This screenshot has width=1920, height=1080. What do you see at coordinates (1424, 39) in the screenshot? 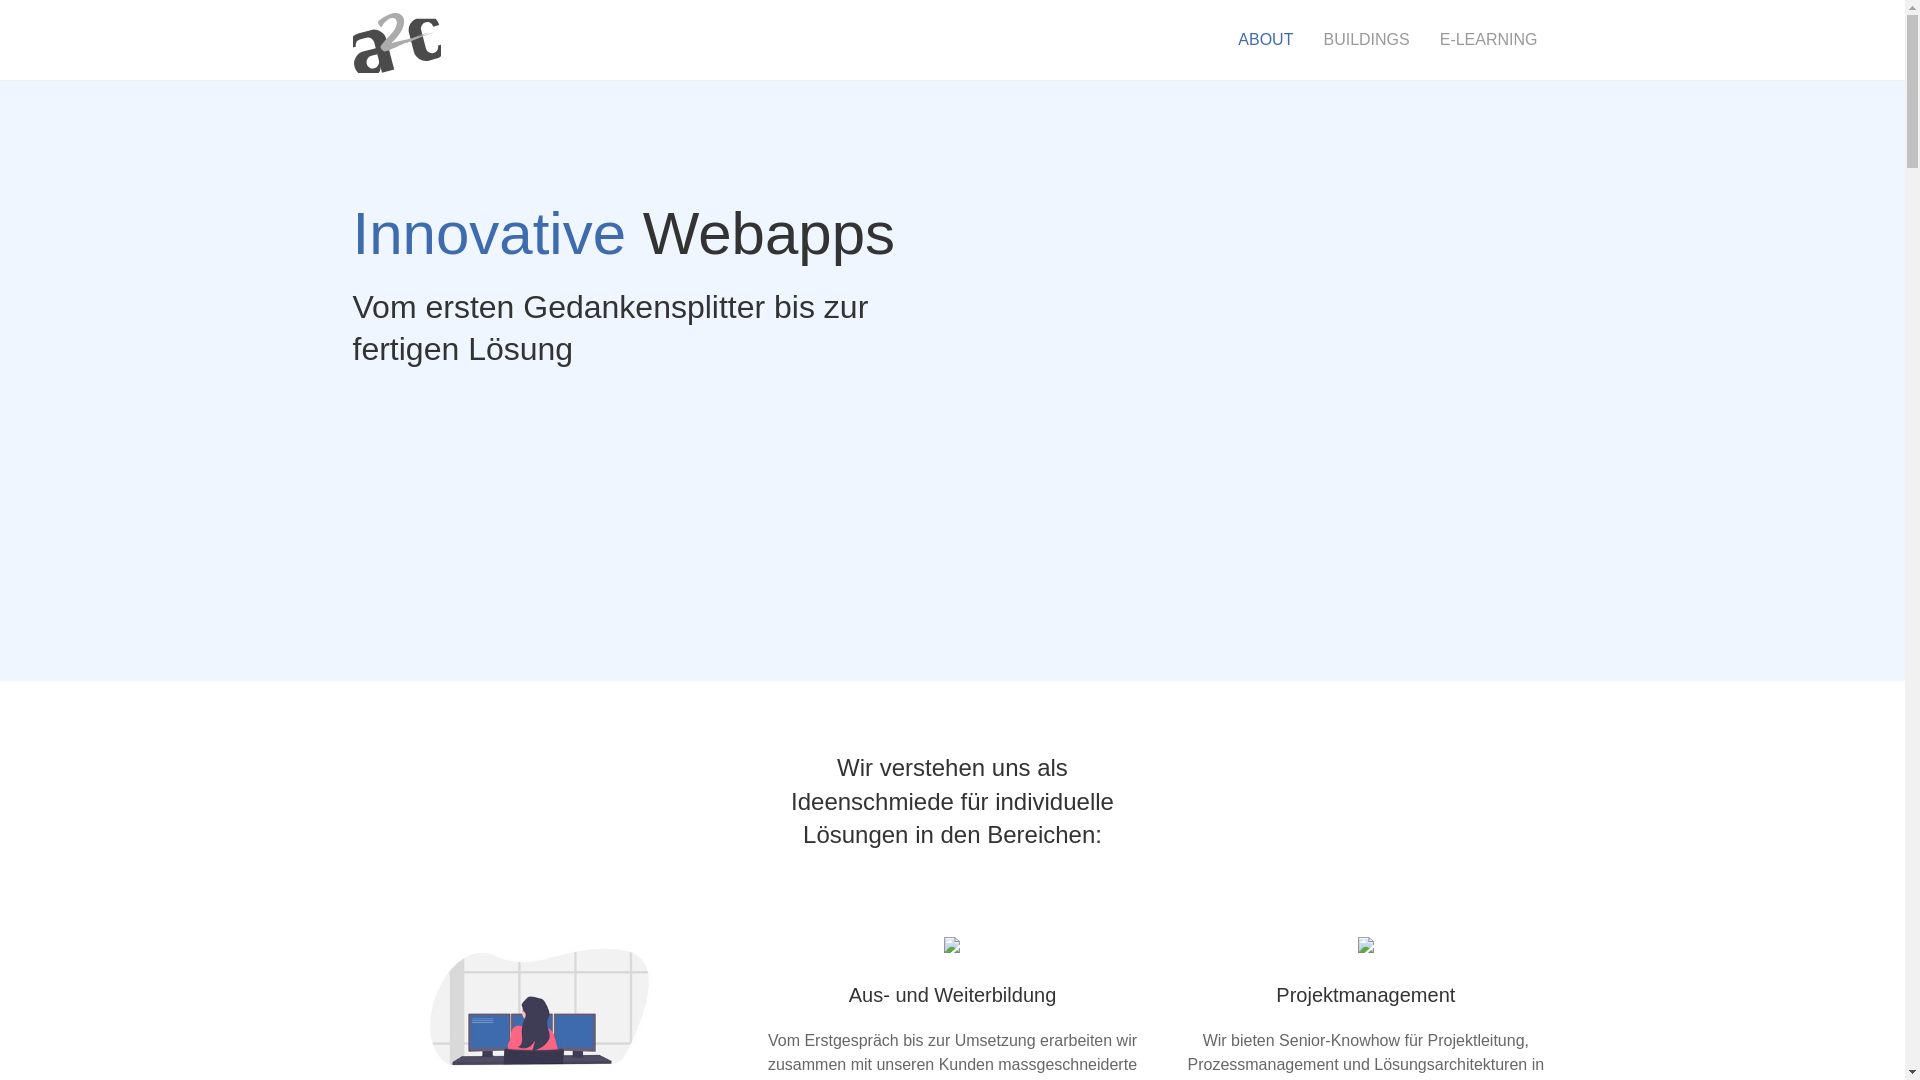
I see `'E-LEARNING'` at bounding box center [1424, 39].